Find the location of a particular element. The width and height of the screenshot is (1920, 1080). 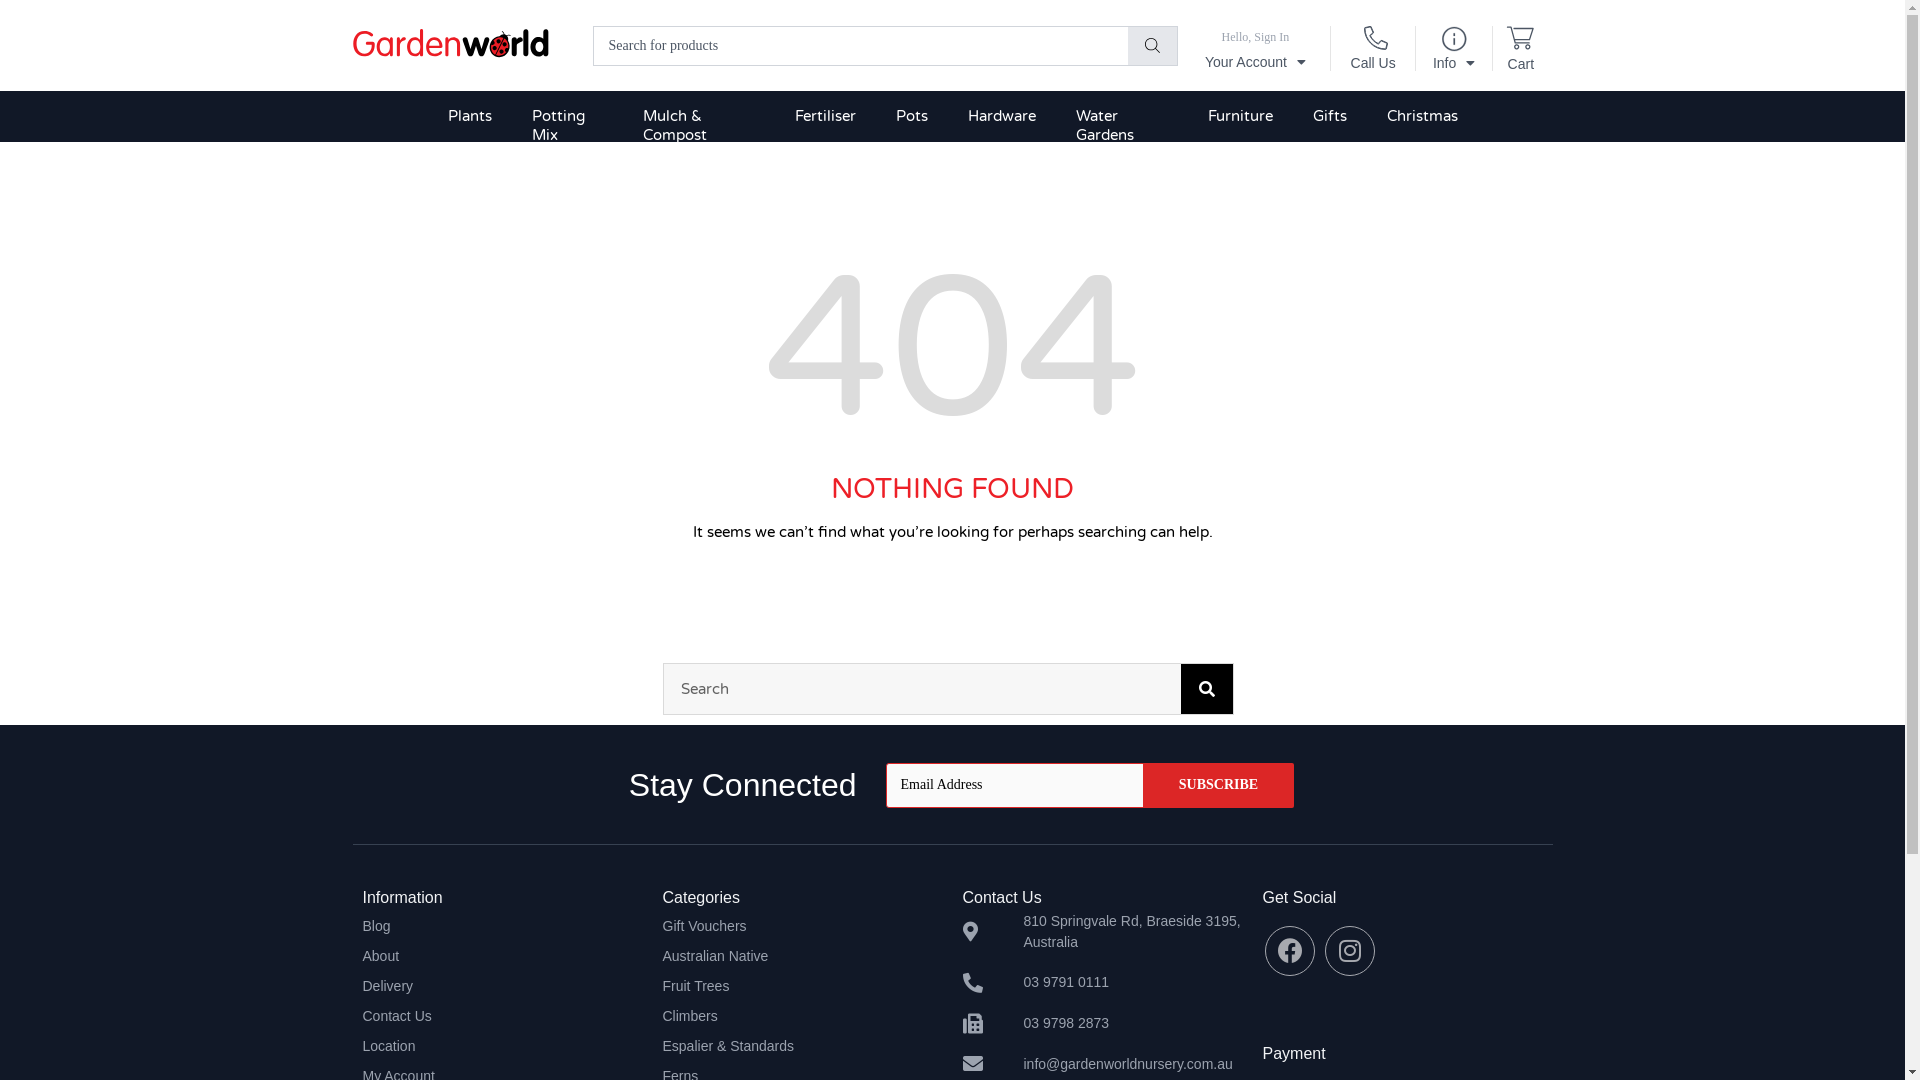

'Gift Vouchers' is located at coordinates (662, 925).